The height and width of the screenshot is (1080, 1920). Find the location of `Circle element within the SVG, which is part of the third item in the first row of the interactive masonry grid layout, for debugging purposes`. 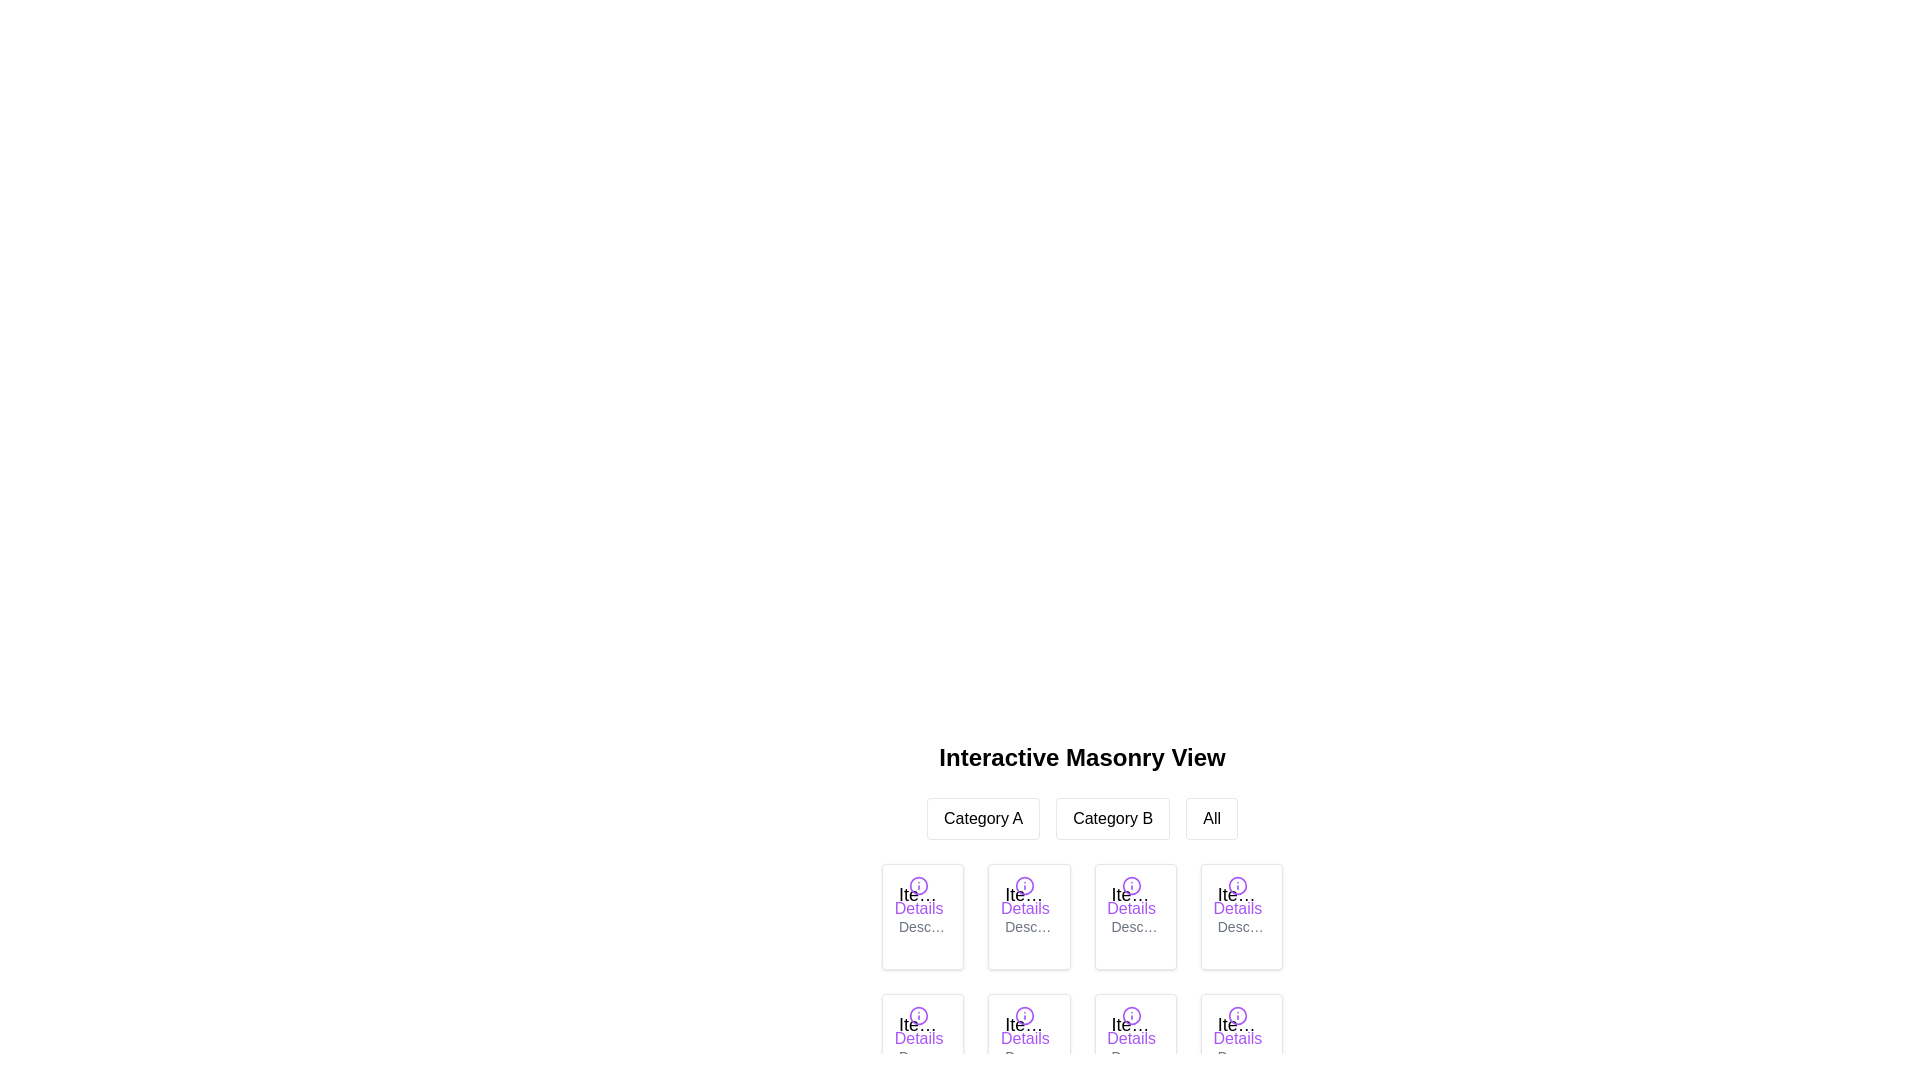

Circle element within the SVG, which is part of the third item in the first row of the interactive masonry grid layout, for debugging purposes is located at coordinates (1131, 884).